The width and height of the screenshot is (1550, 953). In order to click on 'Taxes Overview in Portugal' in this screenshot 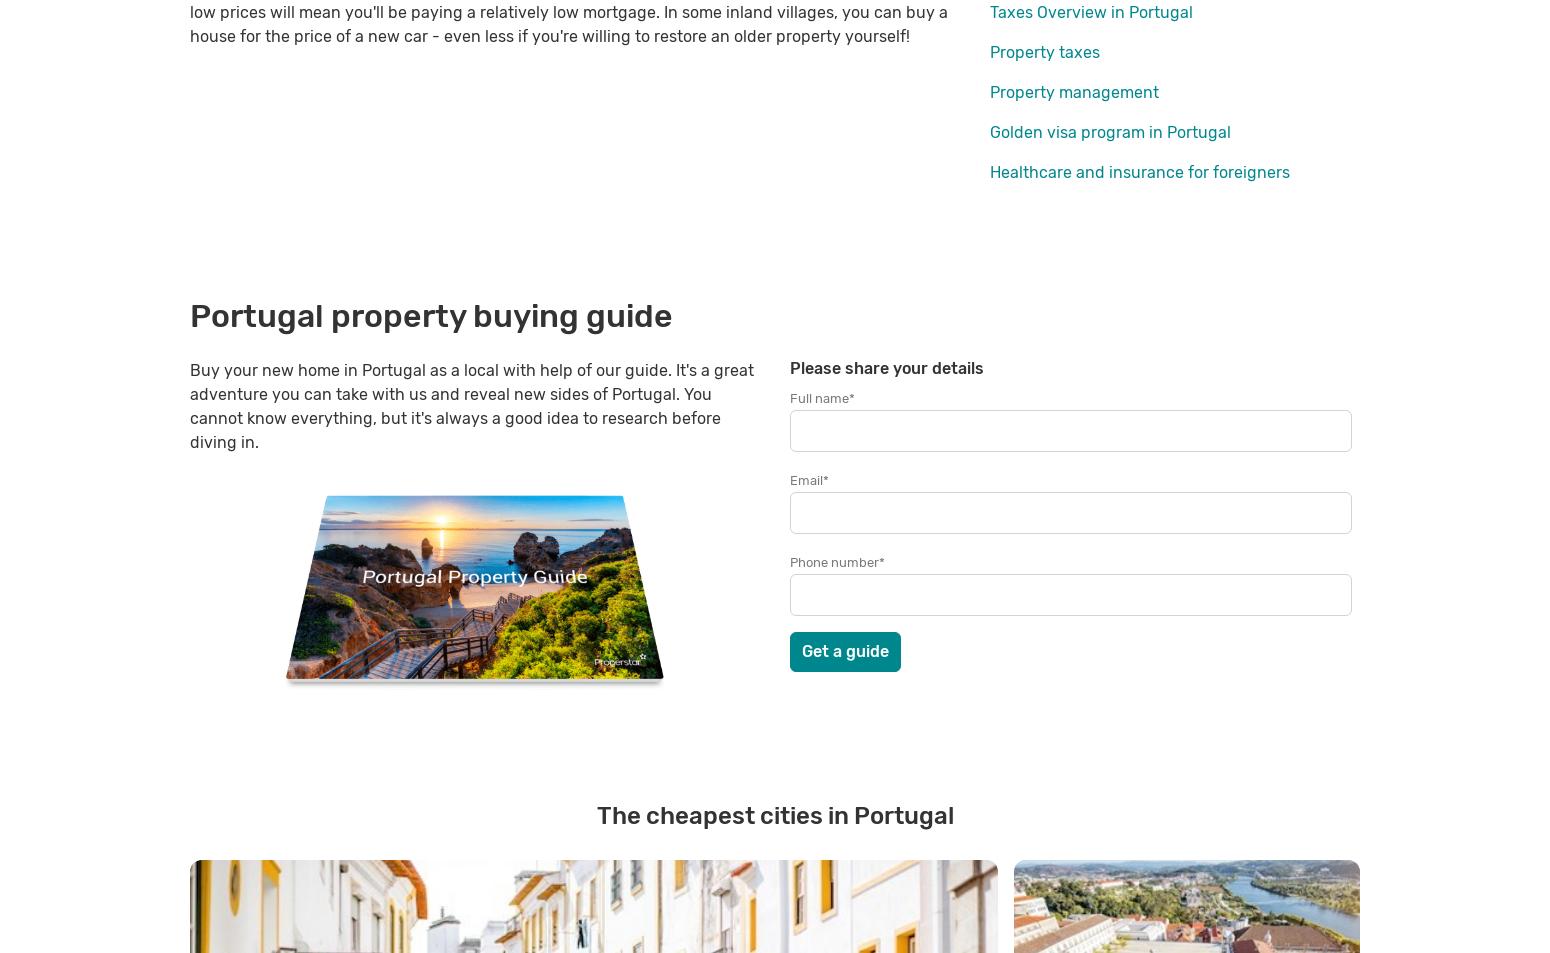, I will do `click(1090, 11)`.